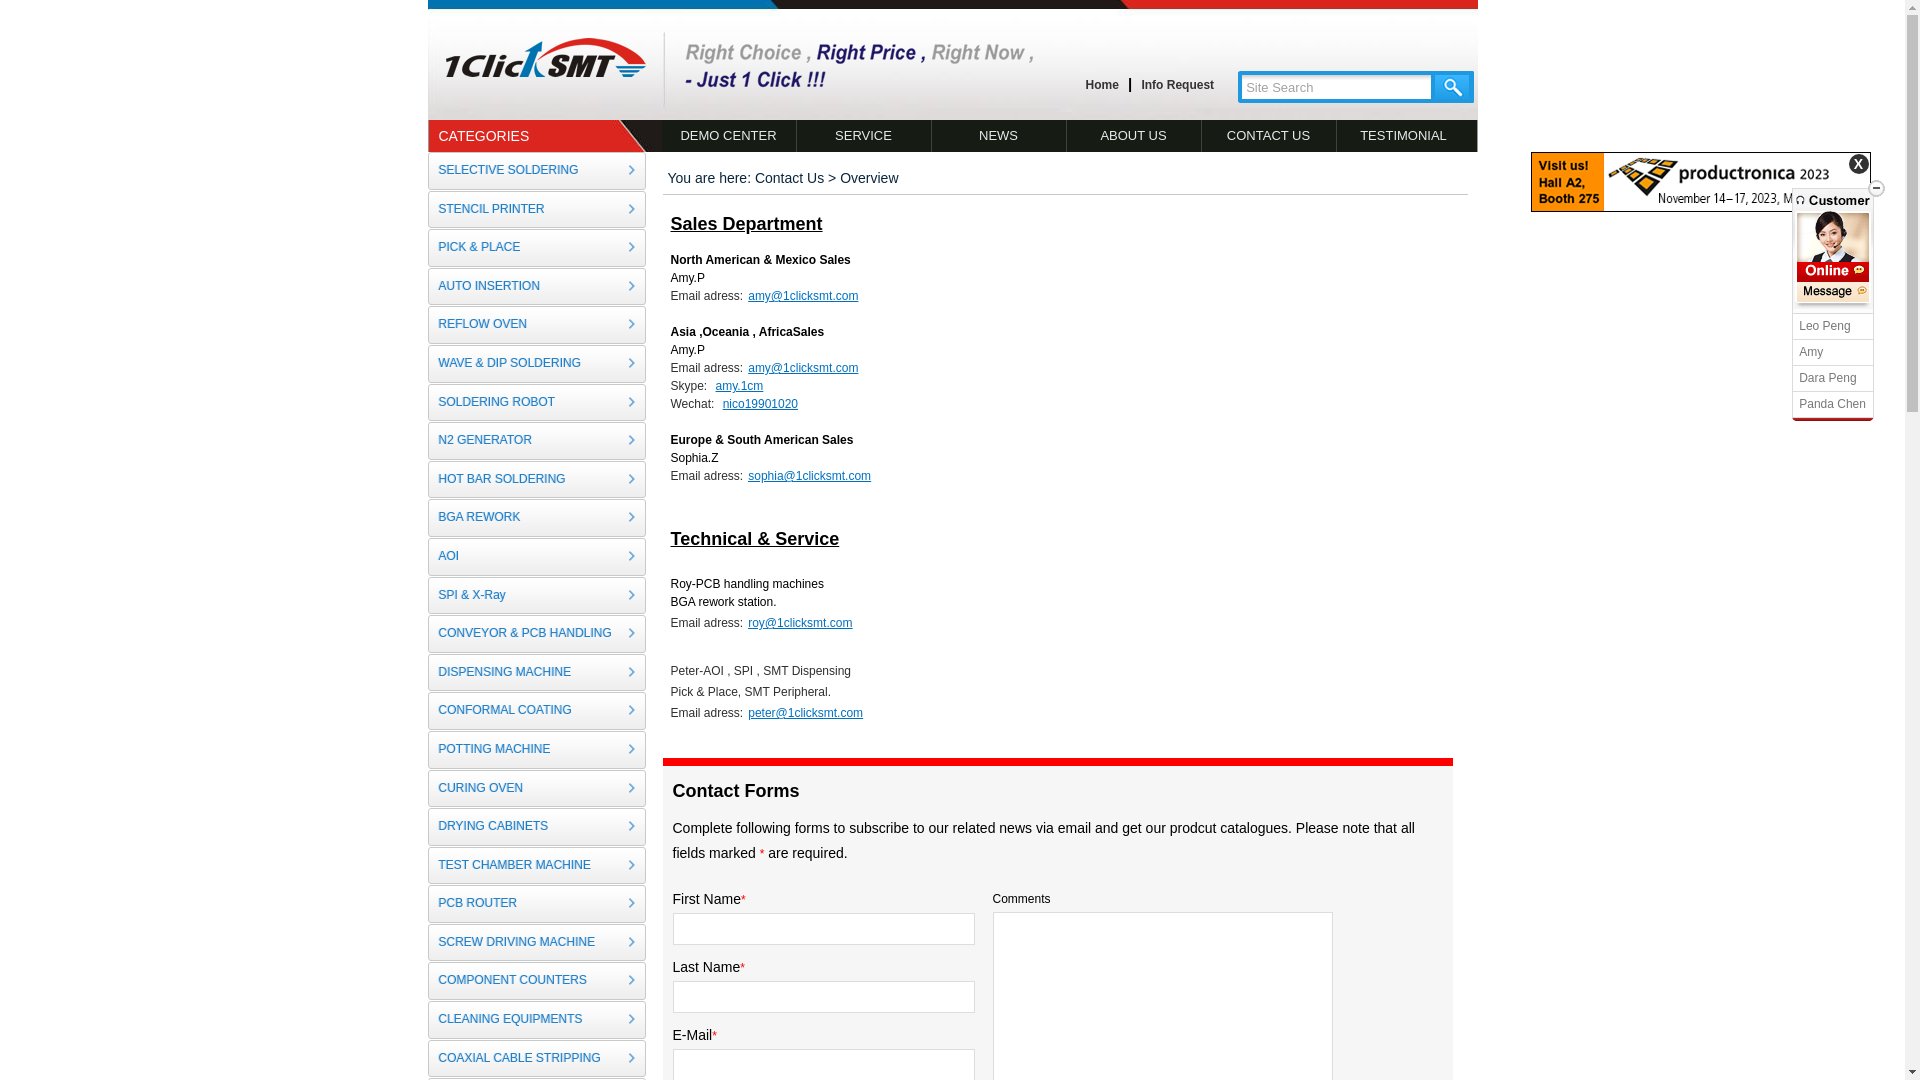  Describe the element at coordinates (537, 672) in the screenshot. I see `'DISPENSING MACHINE'` at that location.